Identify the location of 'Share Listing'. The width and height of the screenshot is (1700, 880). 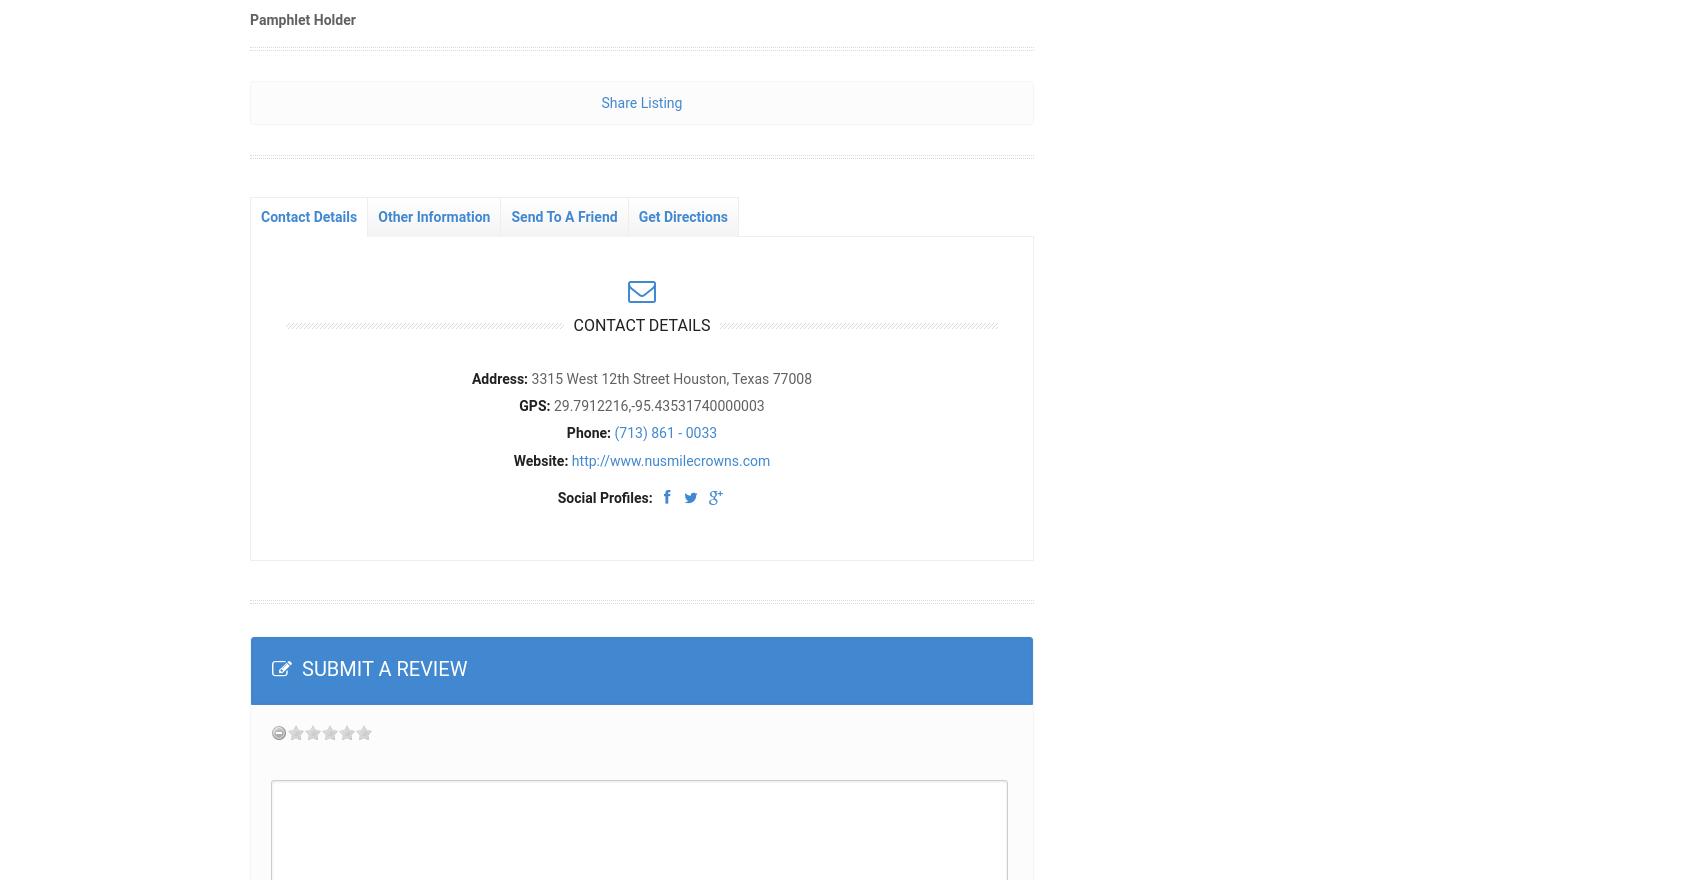
(641, 100).